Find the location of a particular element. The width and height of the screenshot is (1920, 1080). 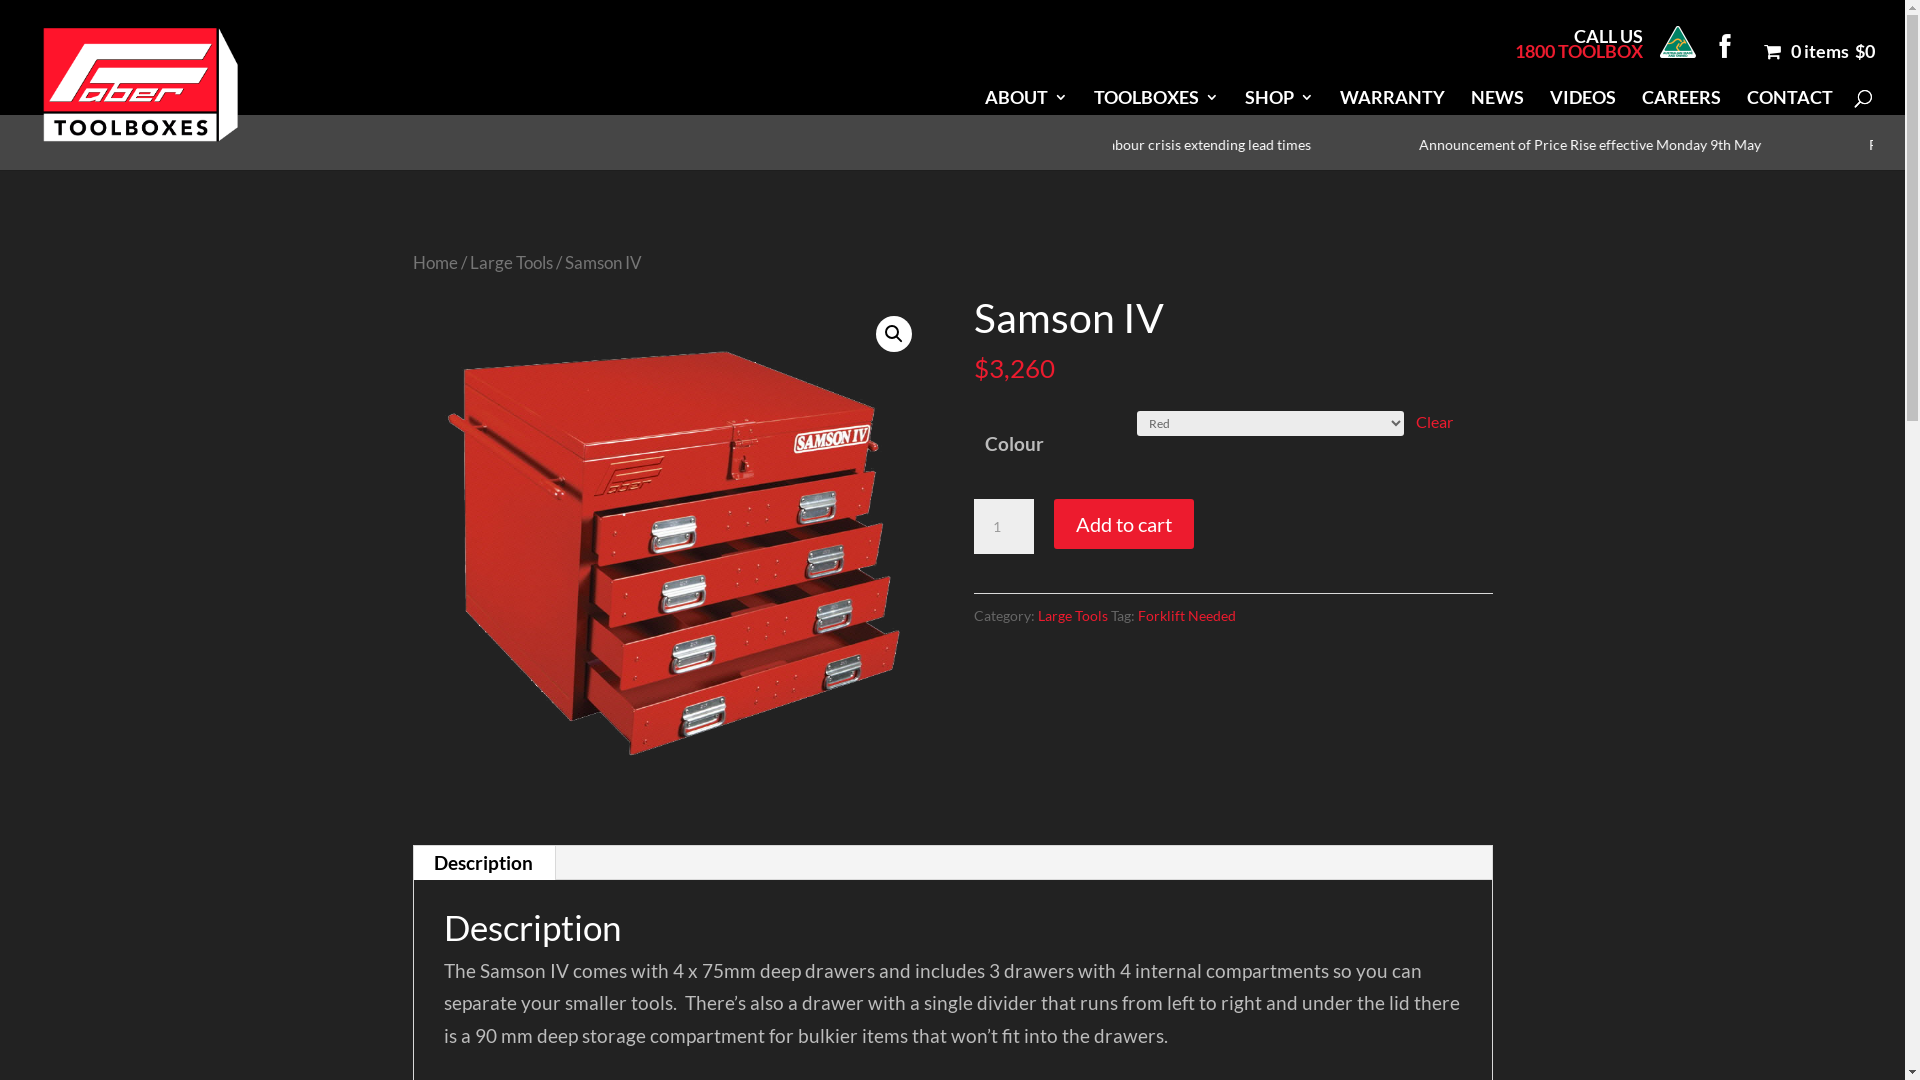

'Add to cart' is located at coordinates (1123, 523).